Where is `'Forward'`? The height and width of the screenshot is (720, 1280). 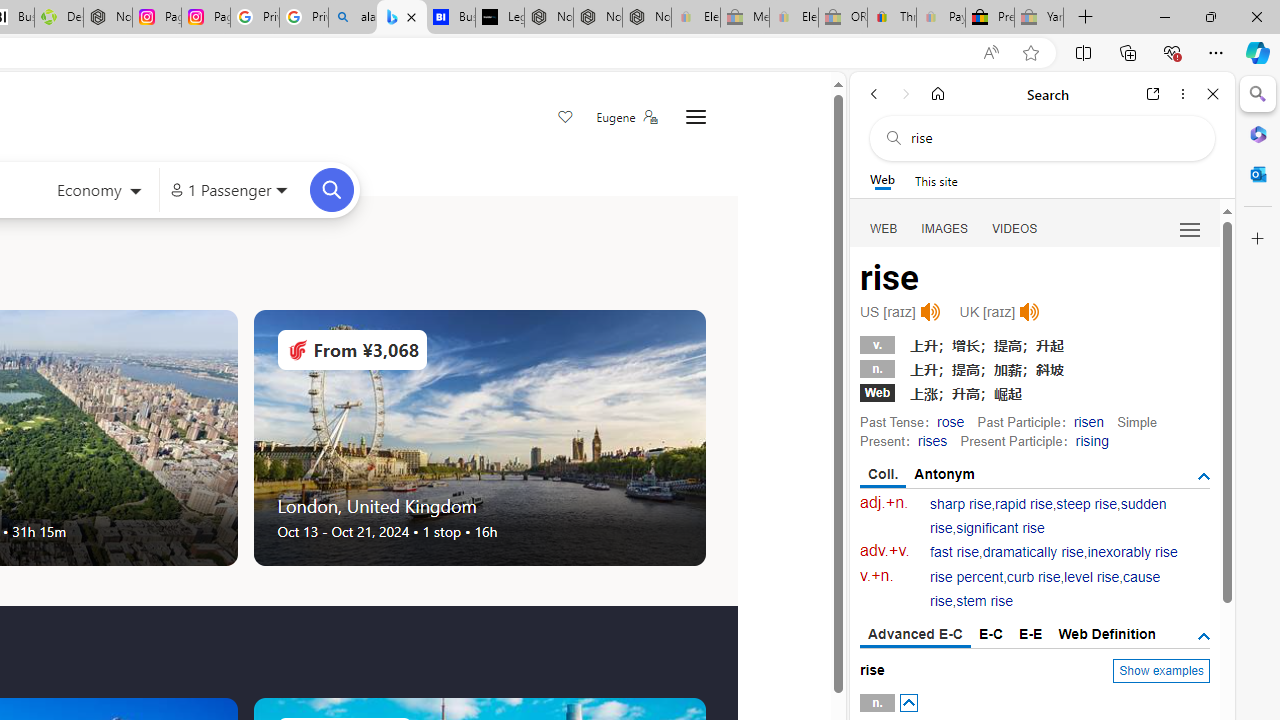
'Forward' is located at coordinates (905, 93).